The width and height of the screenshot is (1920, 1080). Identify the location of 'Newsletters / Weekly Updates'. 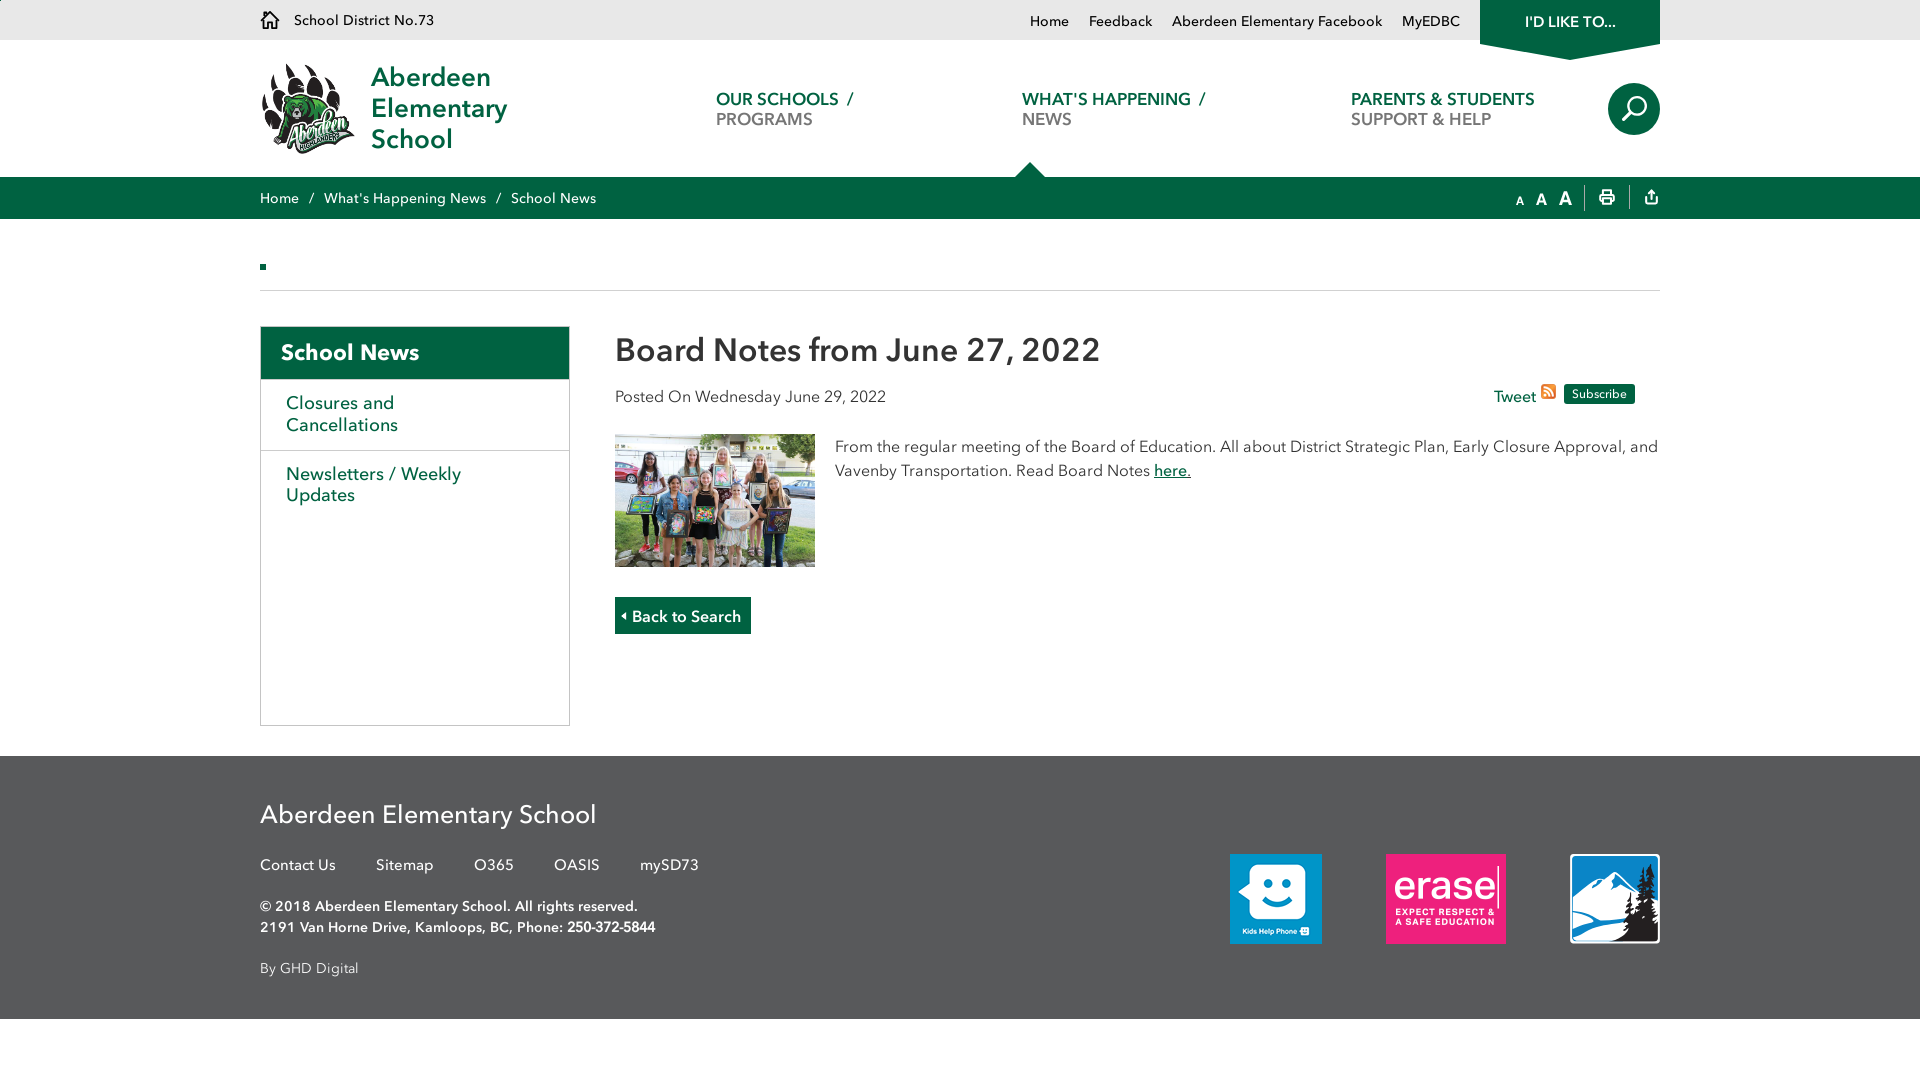
(413, 485).